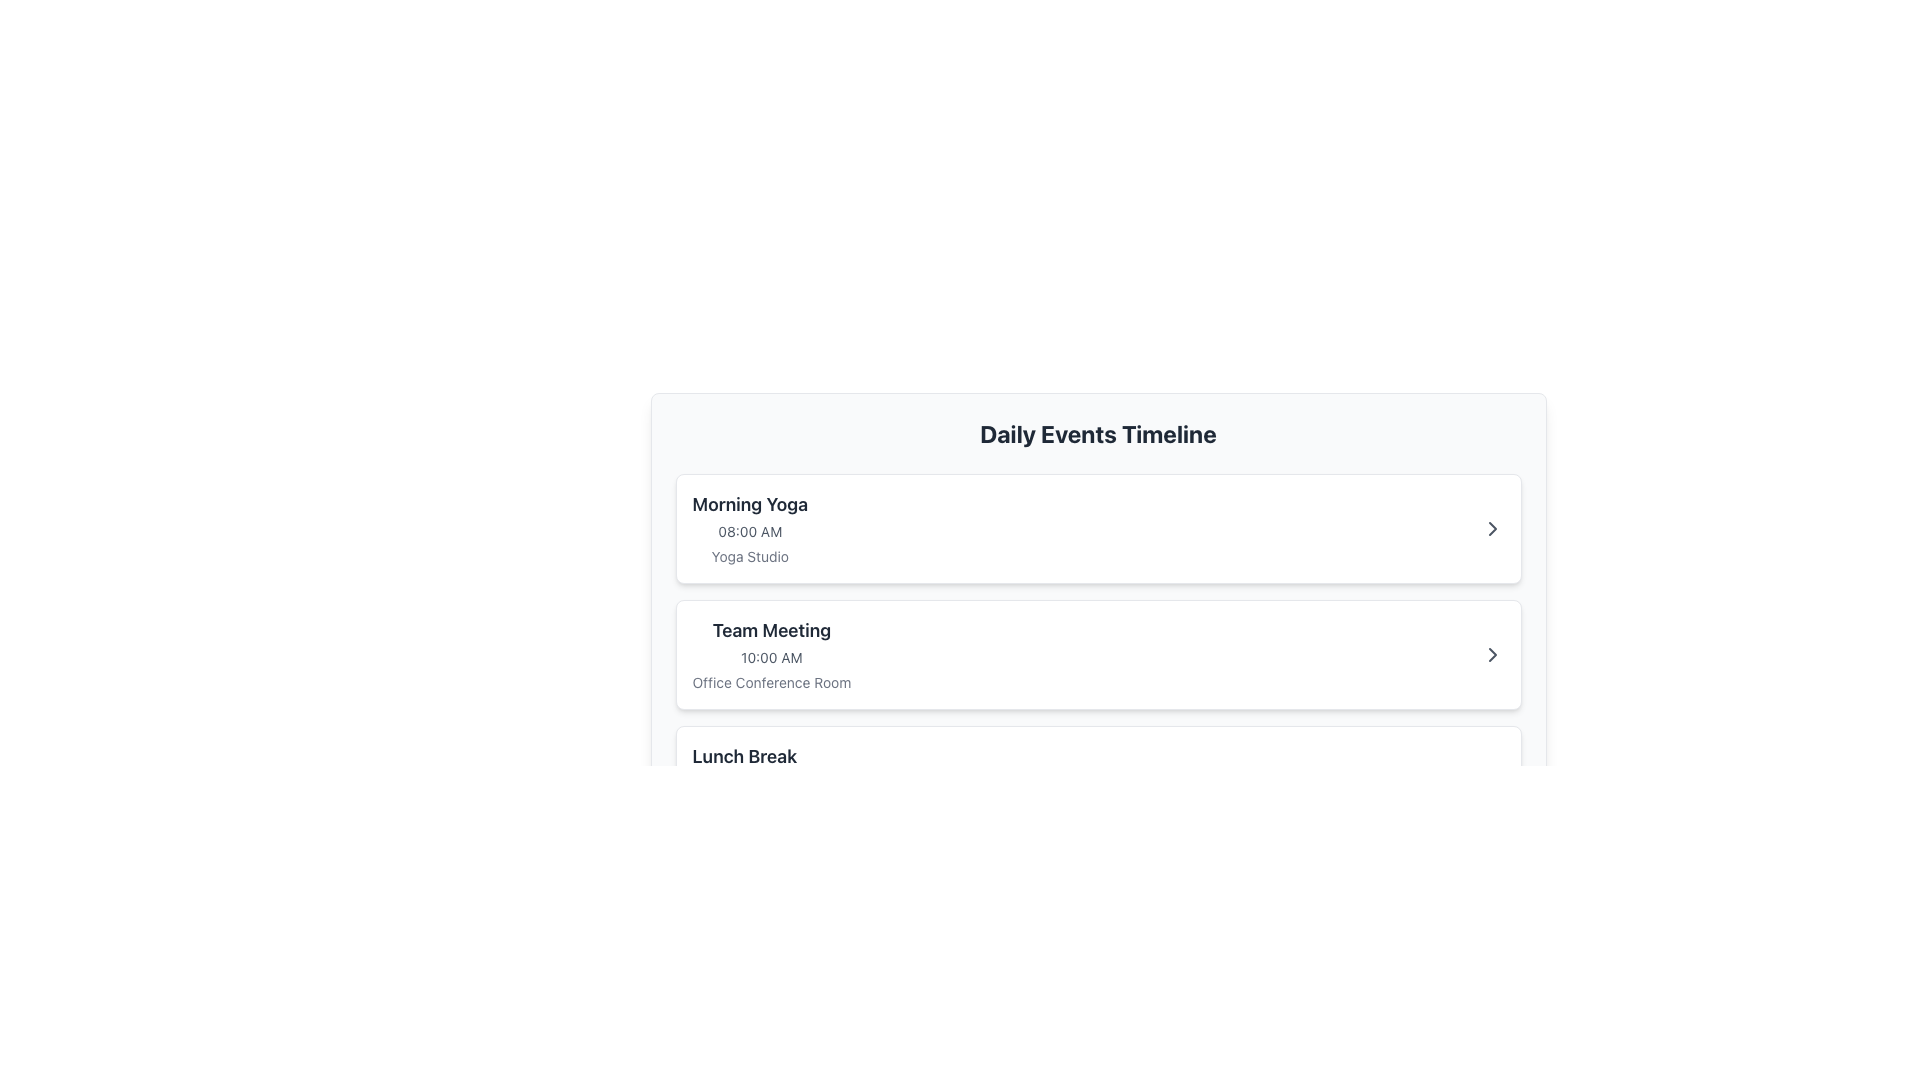 The height and width of the screenshot is (1080, 1920). I want to click on the informational text block that provides details about the first scheduled event in the daily events list, so click(748, 527).